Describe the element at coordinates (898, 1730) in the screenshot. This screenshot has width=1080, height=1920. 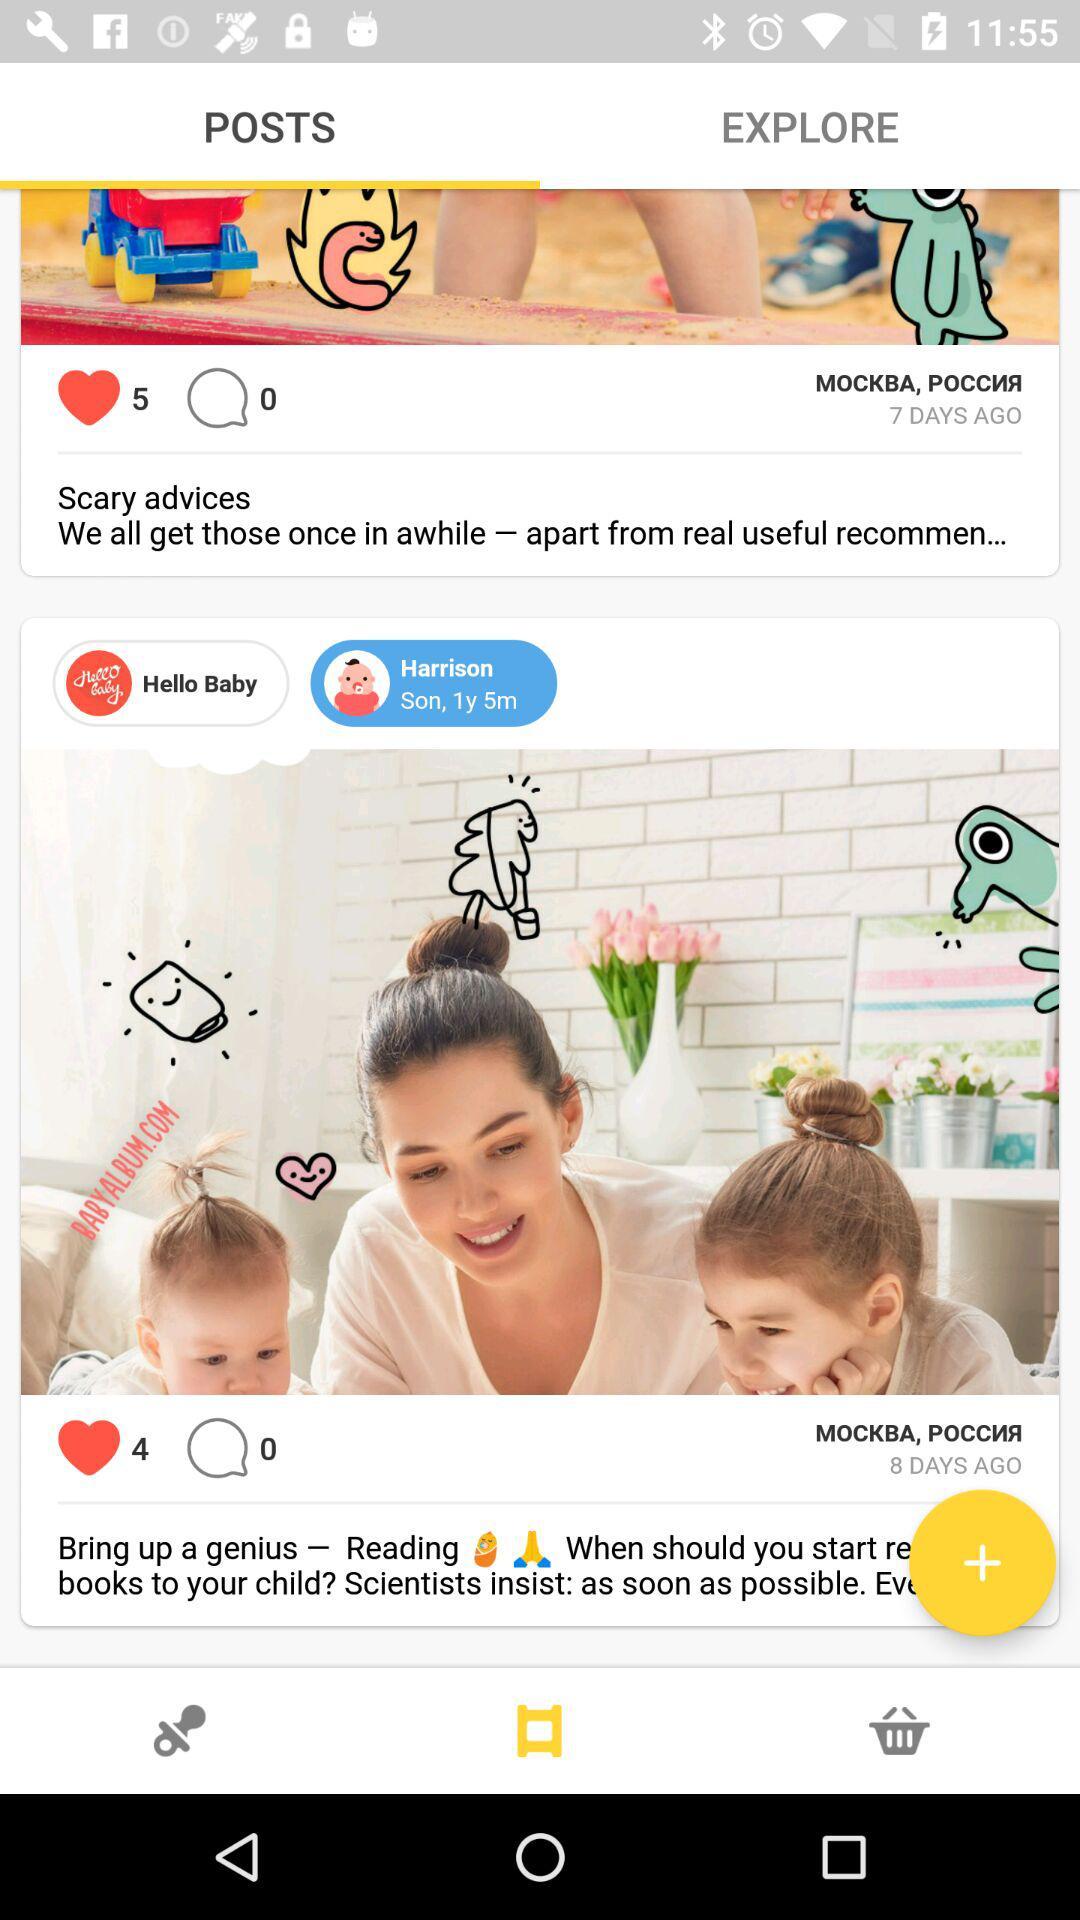
I see `the info icon` at that location.